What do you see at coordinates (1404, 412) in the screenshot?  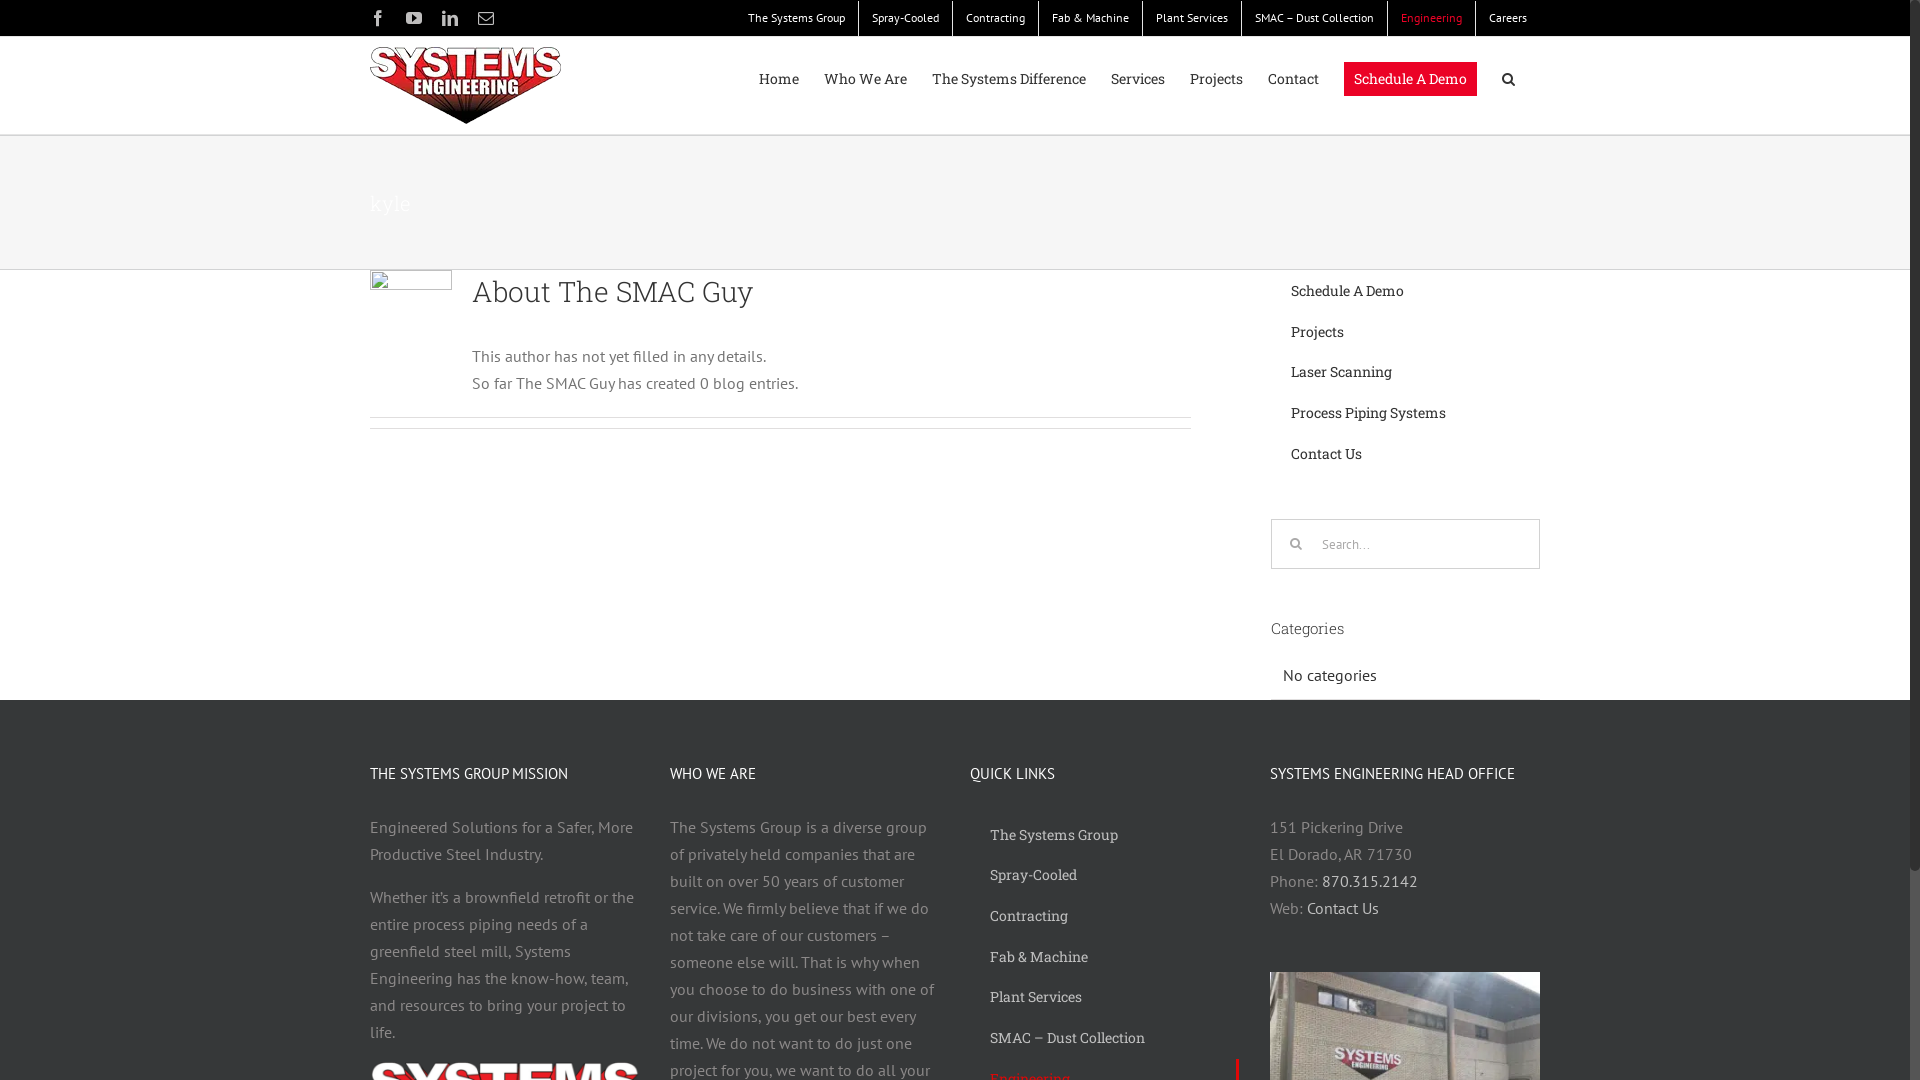 I see `'Process Piping Systems'` at bounding box center [1404, 412].